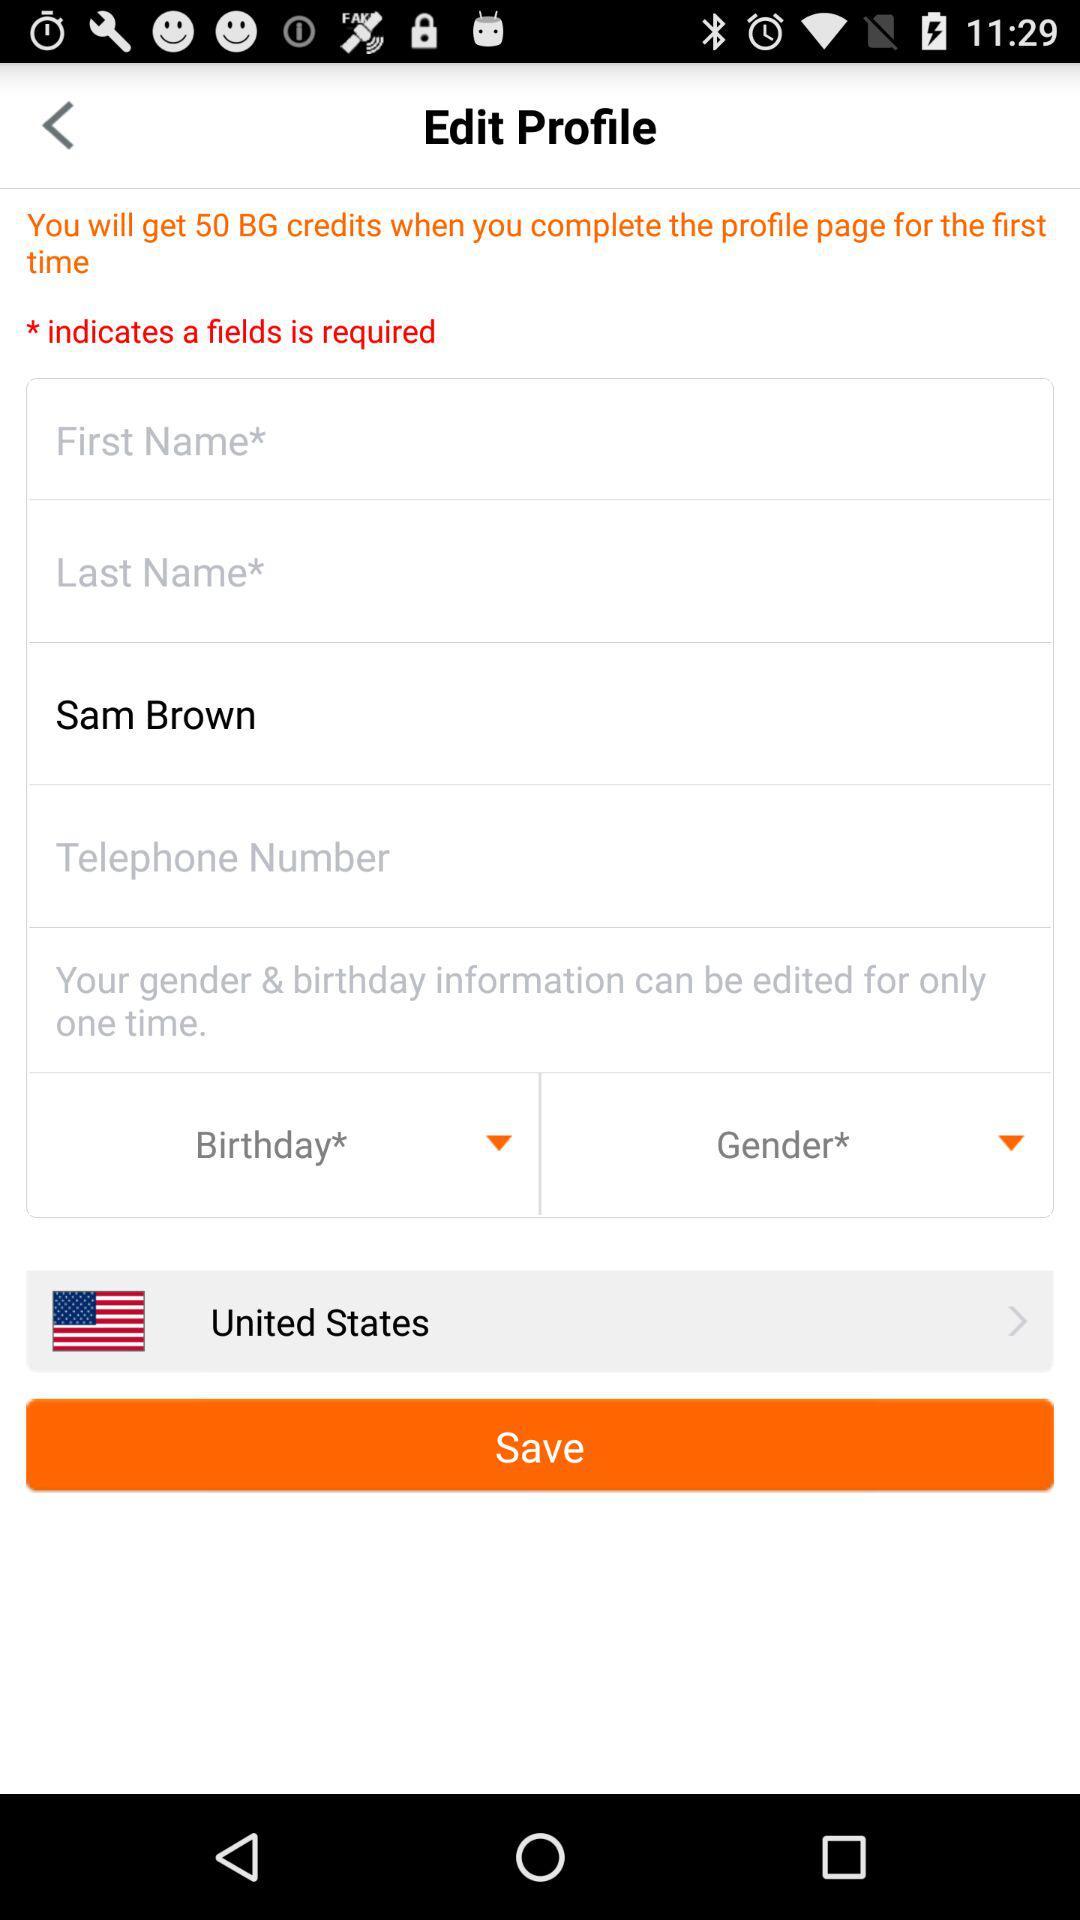 Image resolution: width=1080 pixels, height=1920 pixels. Describe the element at coordinates (56, 133) in the screenshot. I see `the arrow_backward icon` at that location.